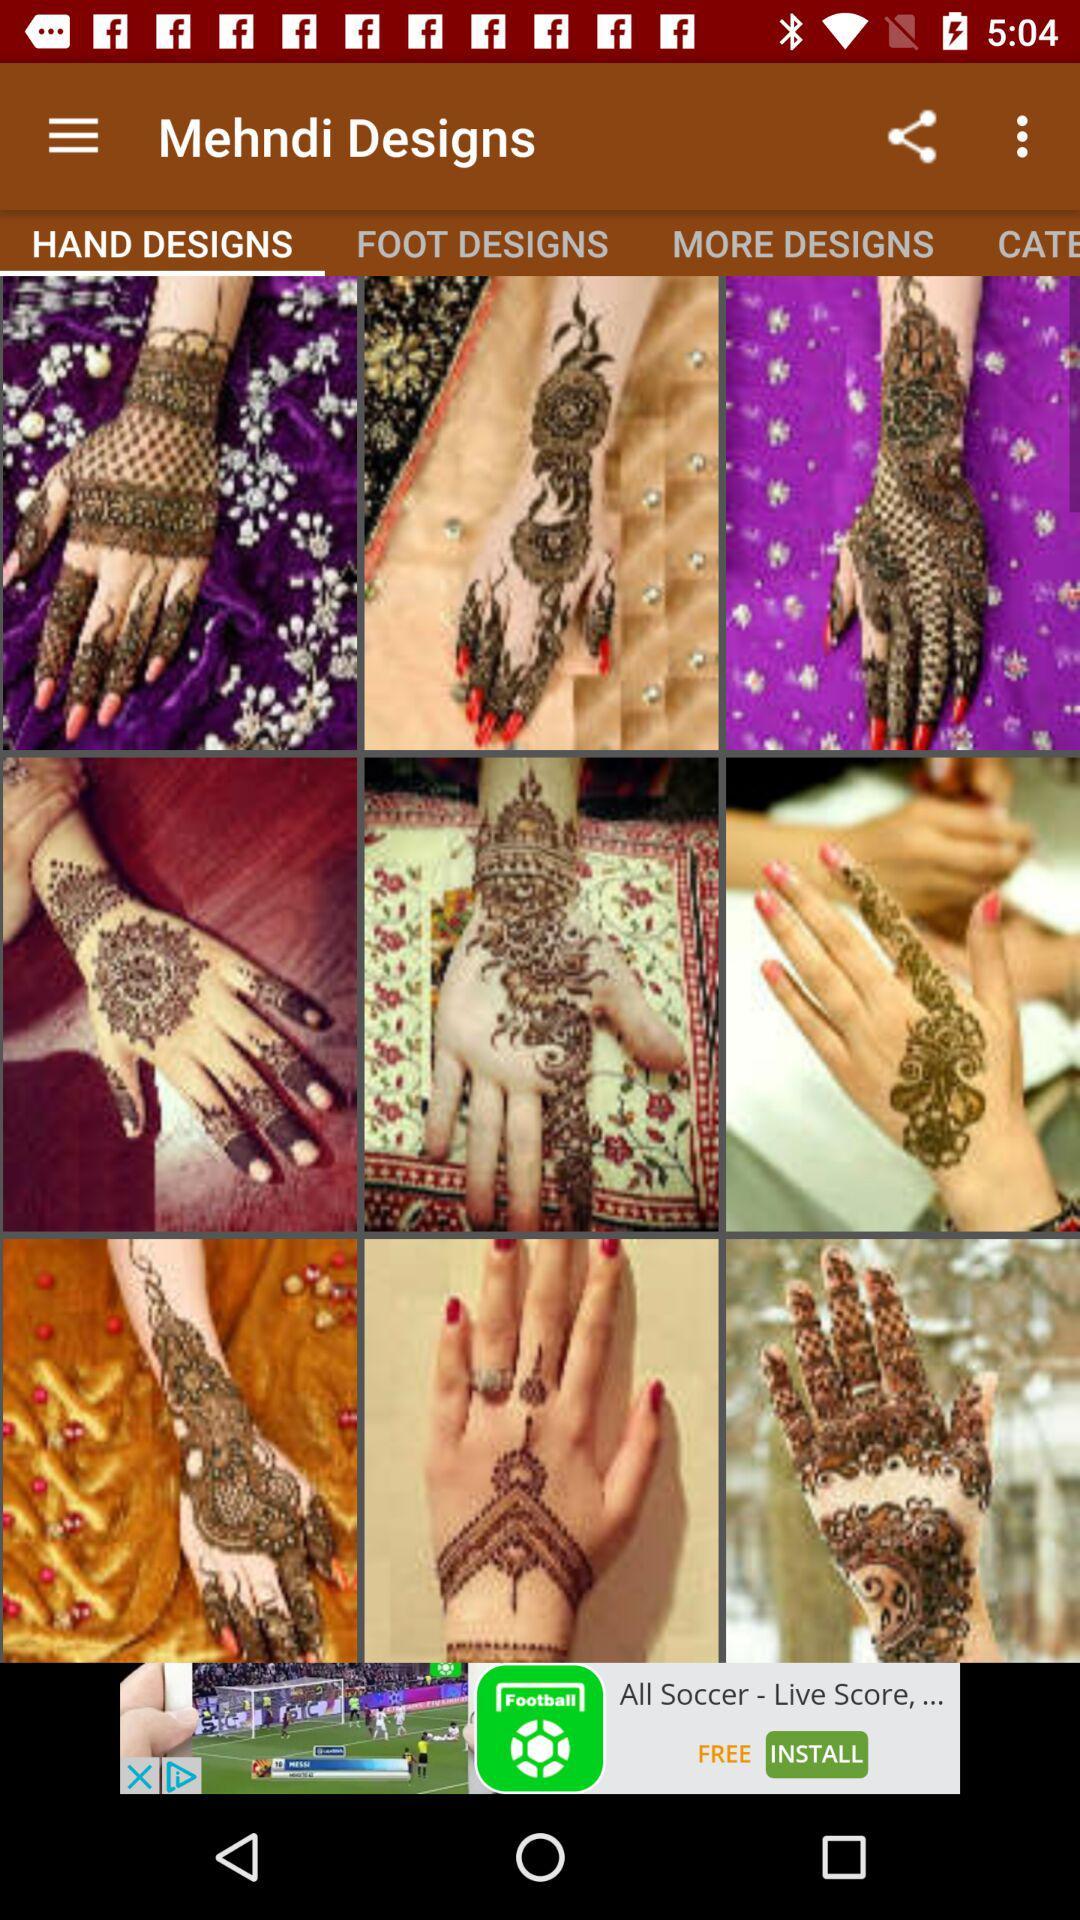 Image resolution: width=1080 pixels, height=1920 pixels. Describe the element at coordinates (540, 1727) in the screenshot. I see `open an advertisement` at that location.